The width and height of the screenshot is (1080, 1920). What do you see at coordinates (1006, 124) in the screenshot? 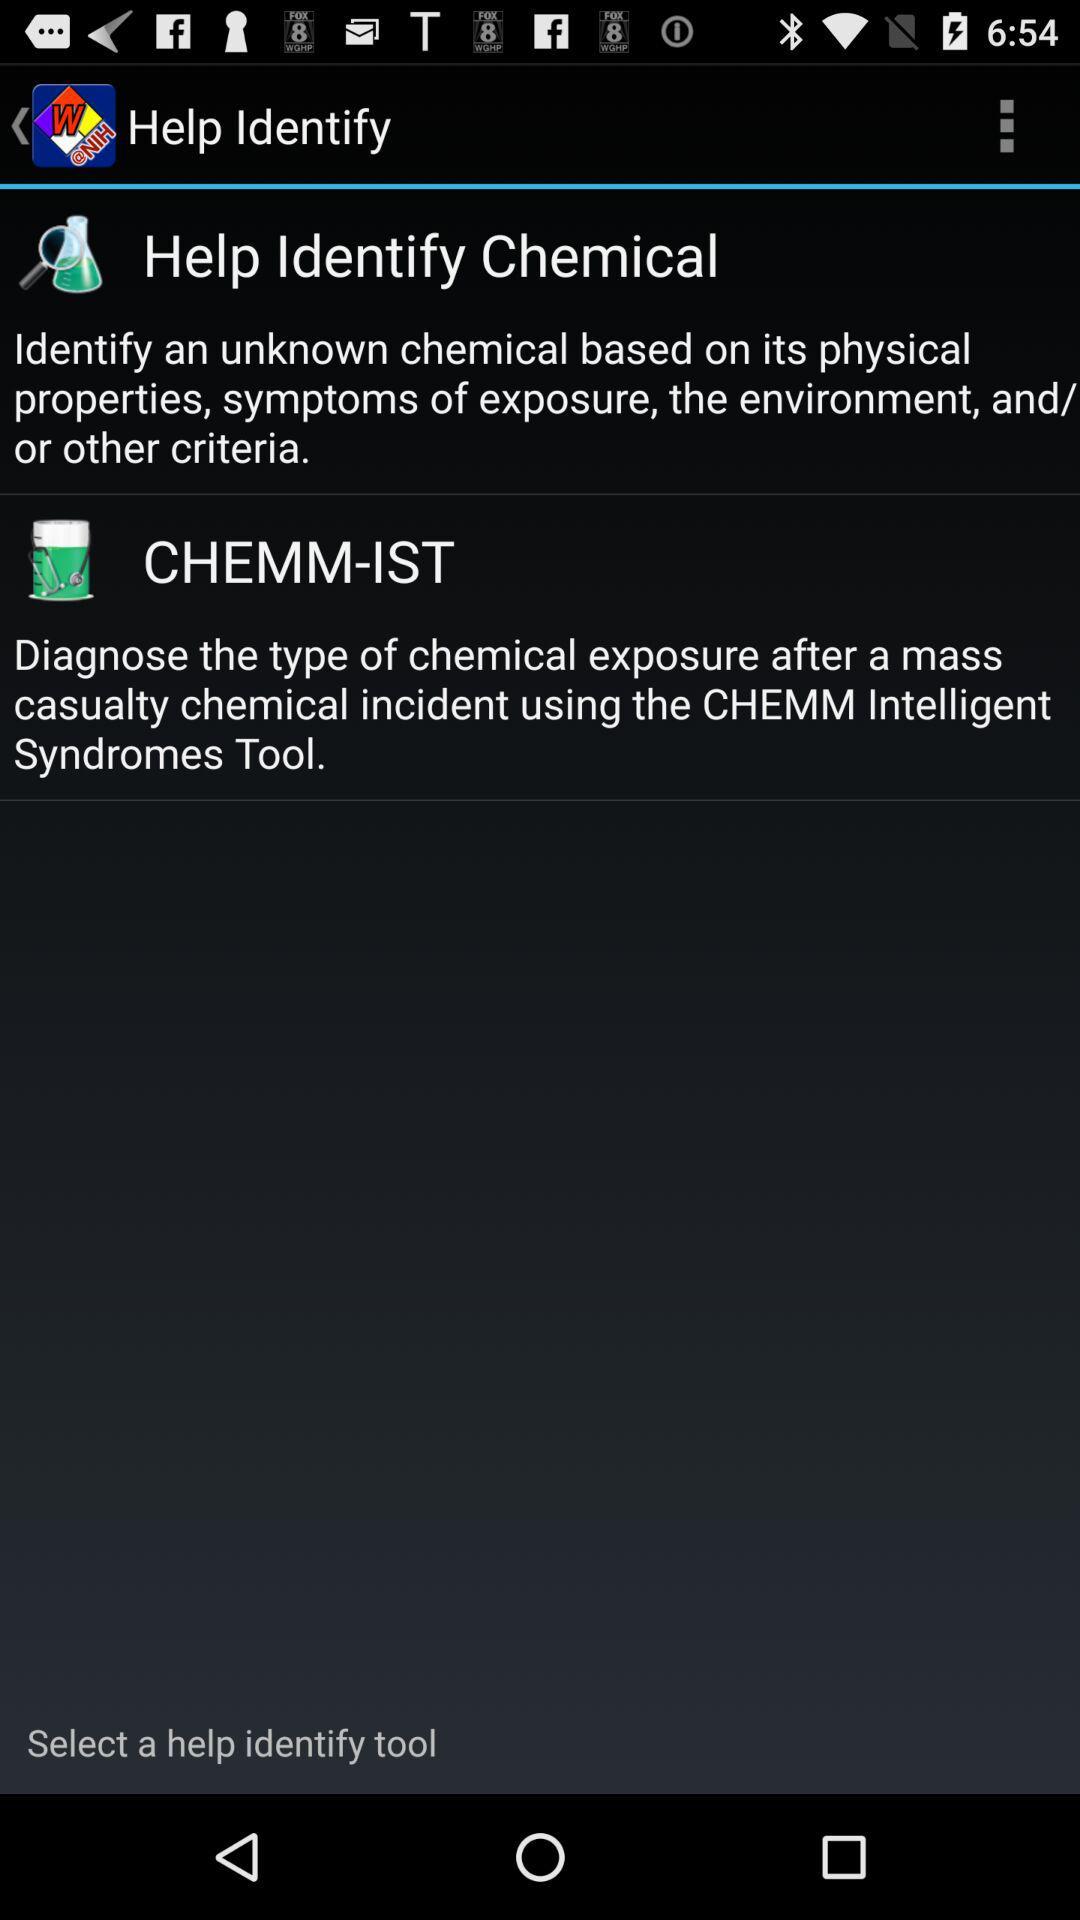
I see `app to the right of the help identify app` at bounding box center [1006, 124].